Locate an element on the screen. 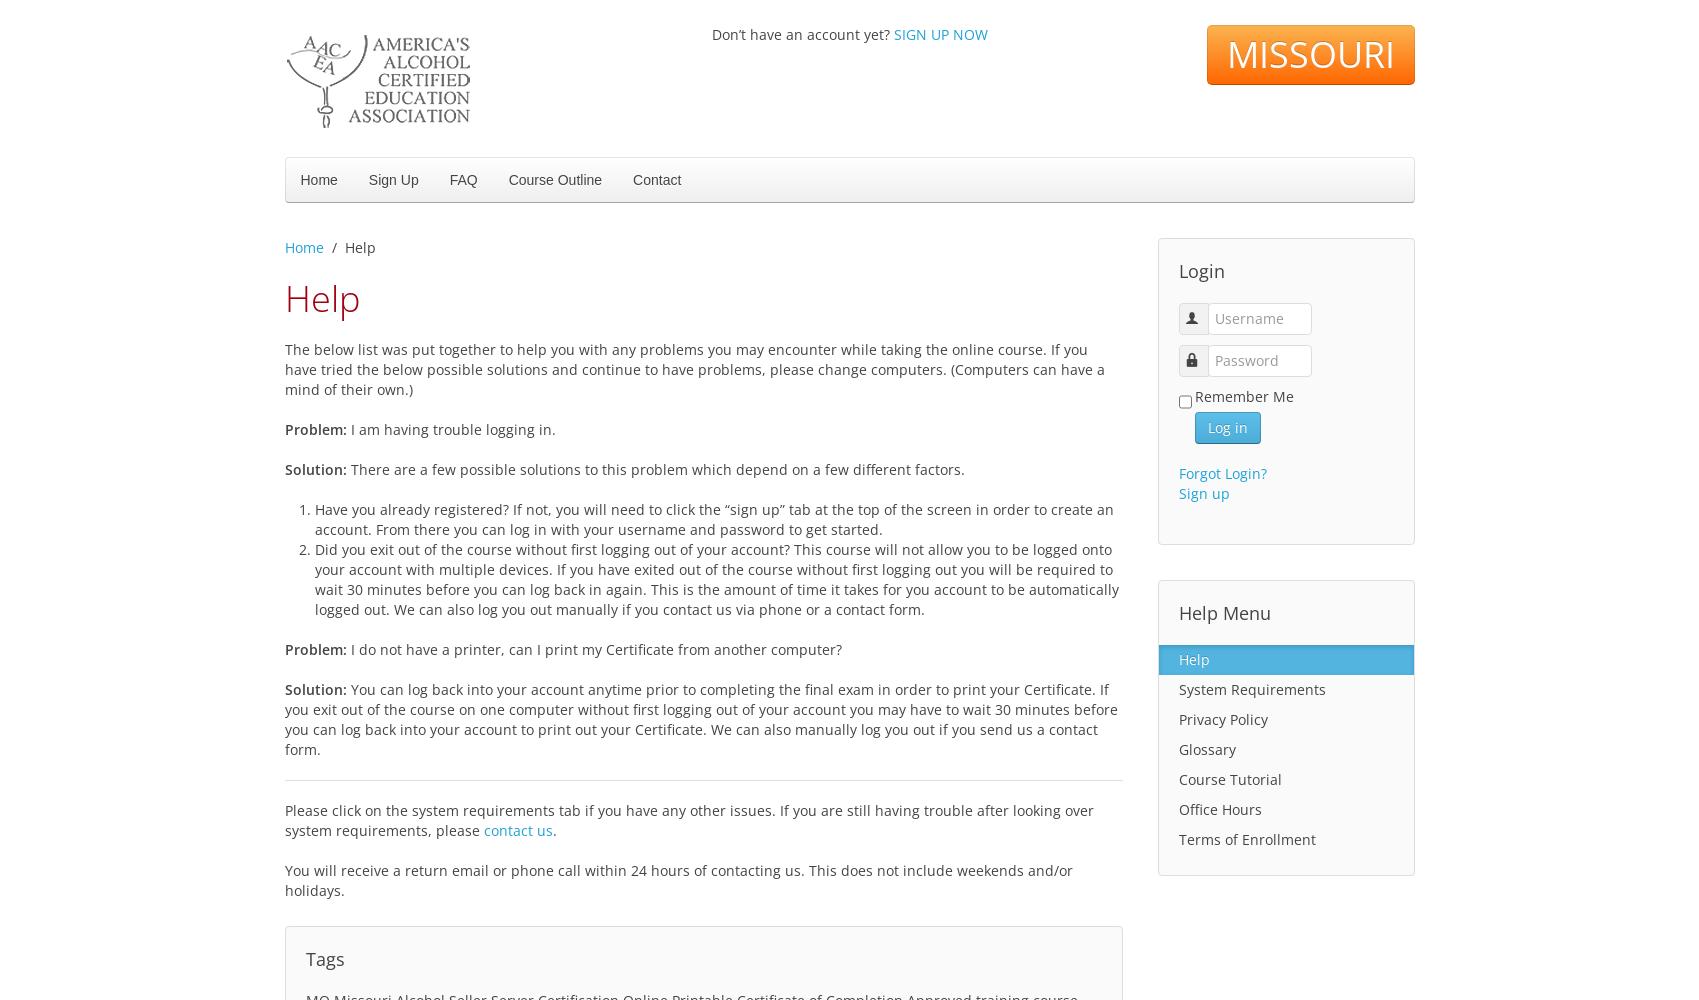 This screenshot has width=1699, height=1000. 'Sign up' is located at coordinates (1204, 492).